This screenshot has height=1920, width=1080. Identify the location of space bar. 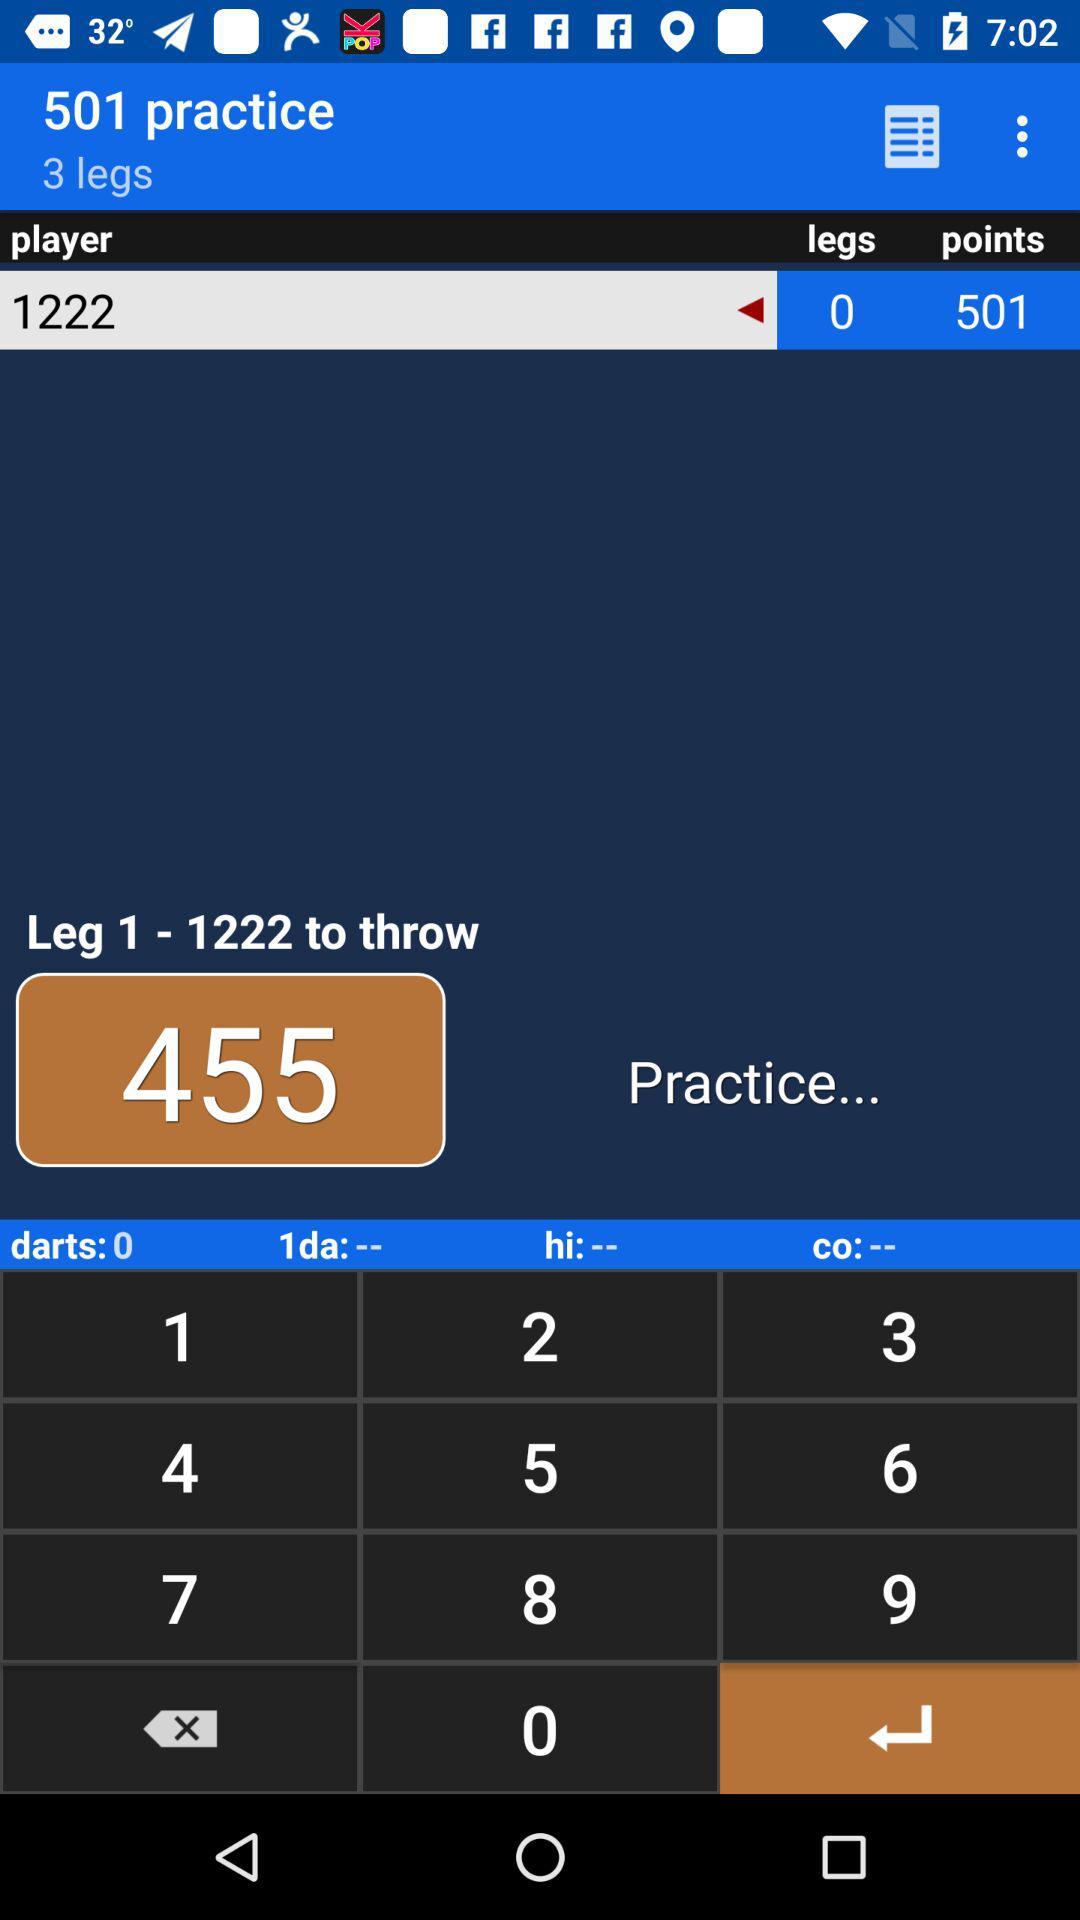
(898, 1727).